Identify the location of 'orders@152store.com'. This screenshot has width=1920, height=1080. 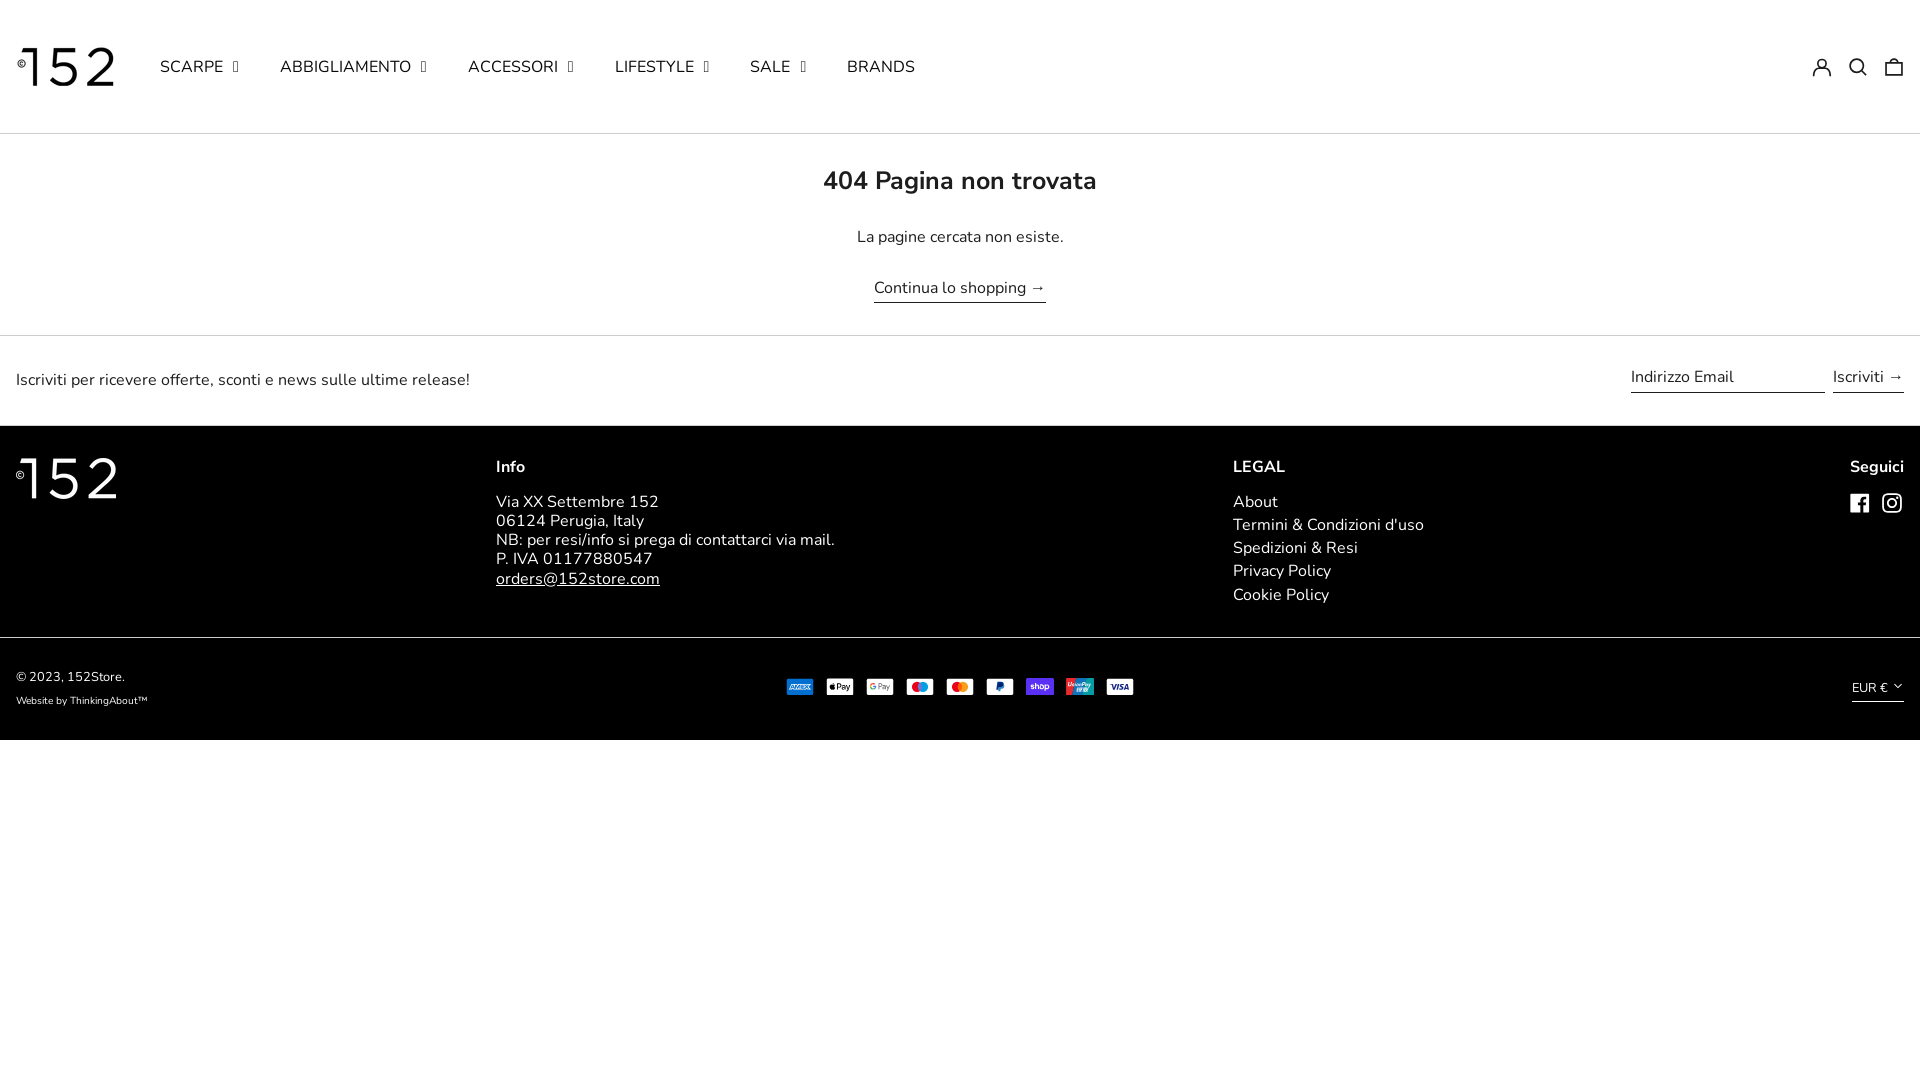
(576, 578).